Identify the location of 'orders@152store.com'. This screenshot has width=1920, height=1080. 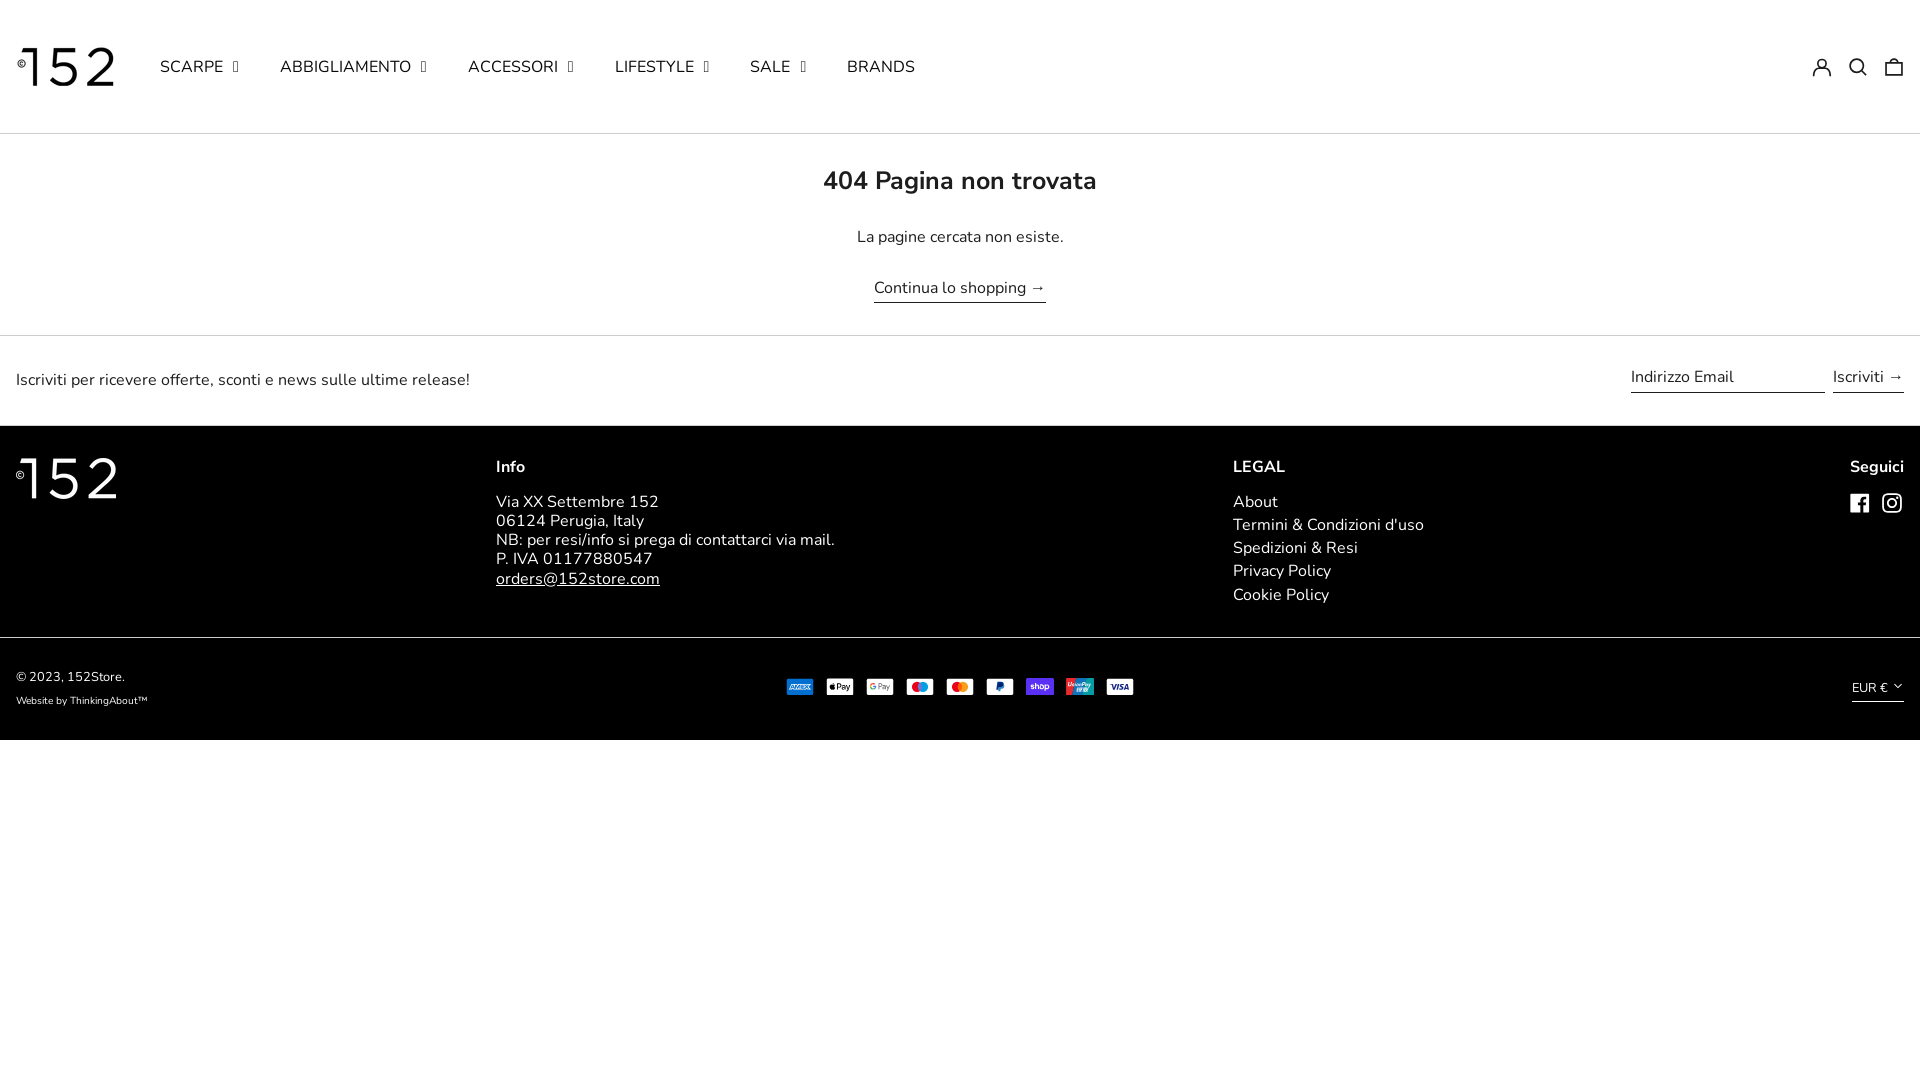
(576, 578).